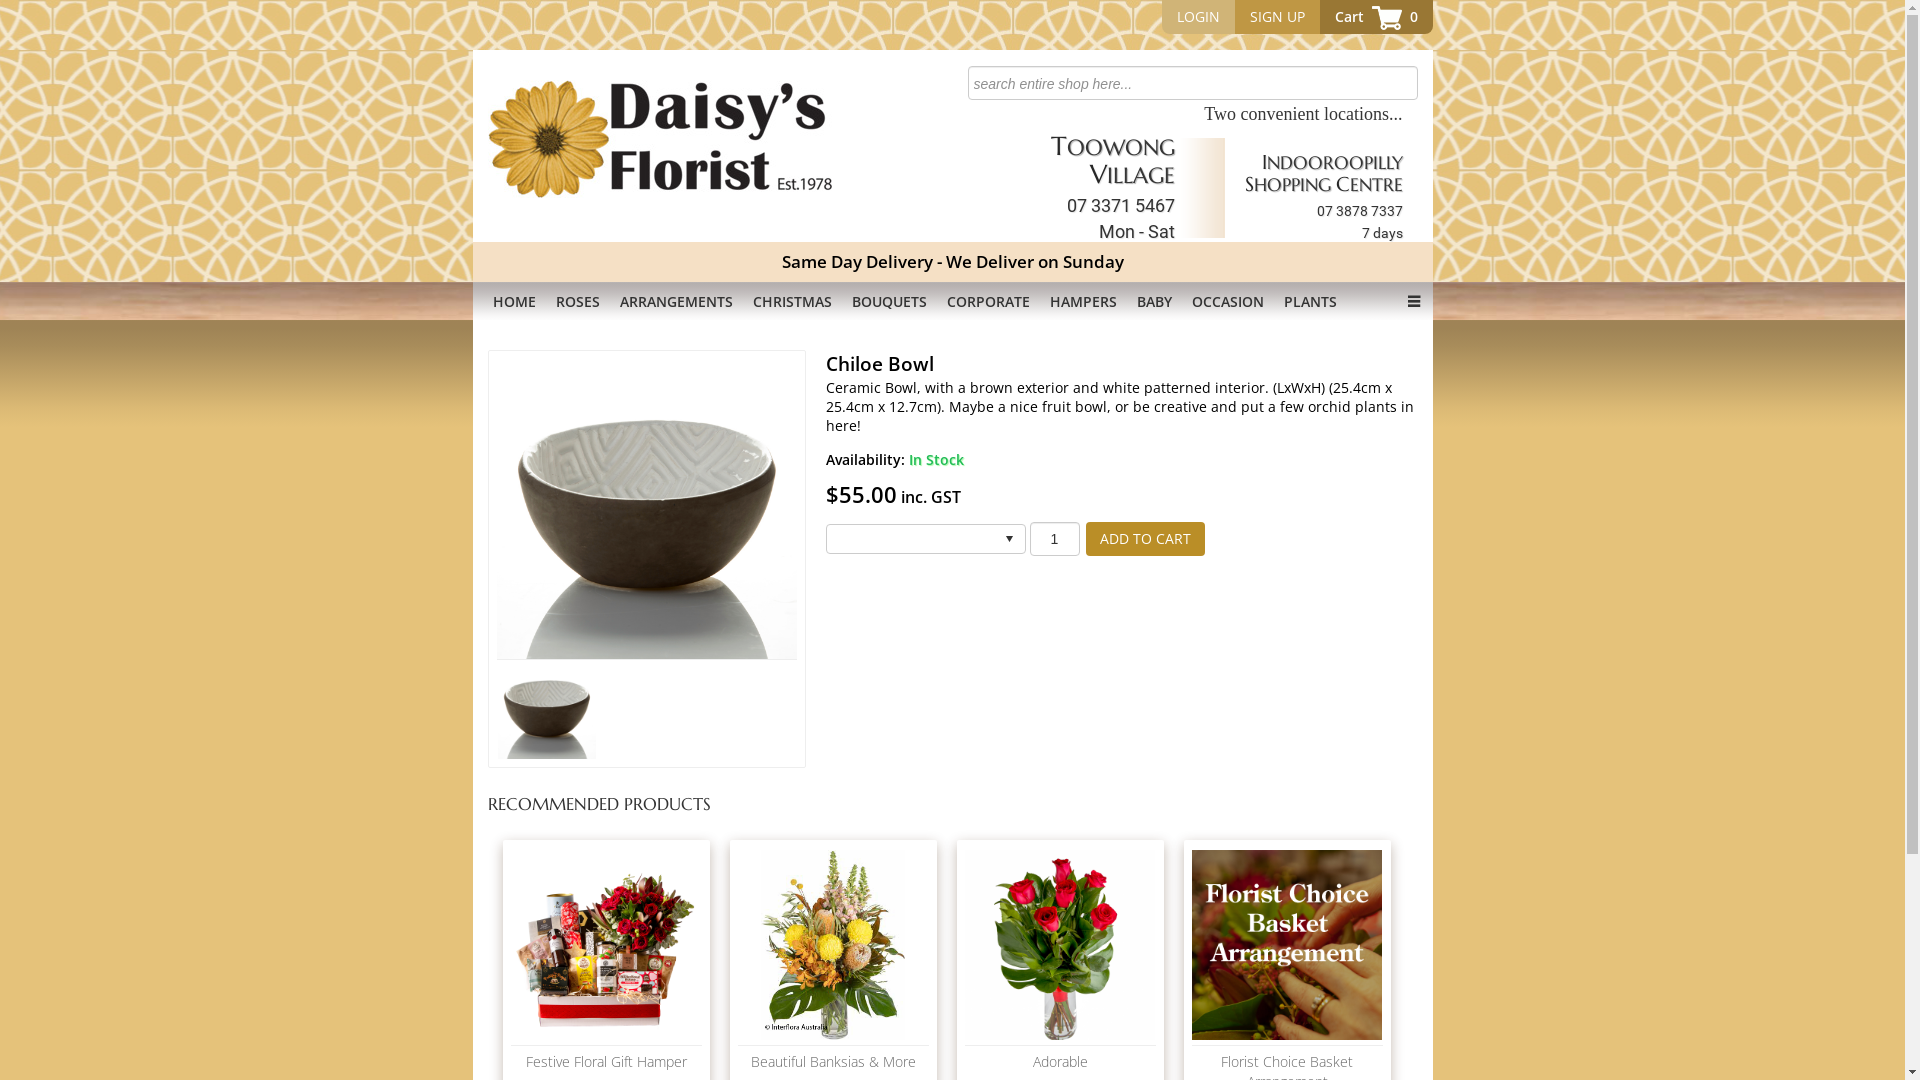  I want to click on 'LOGIN', so click(1198, 16).